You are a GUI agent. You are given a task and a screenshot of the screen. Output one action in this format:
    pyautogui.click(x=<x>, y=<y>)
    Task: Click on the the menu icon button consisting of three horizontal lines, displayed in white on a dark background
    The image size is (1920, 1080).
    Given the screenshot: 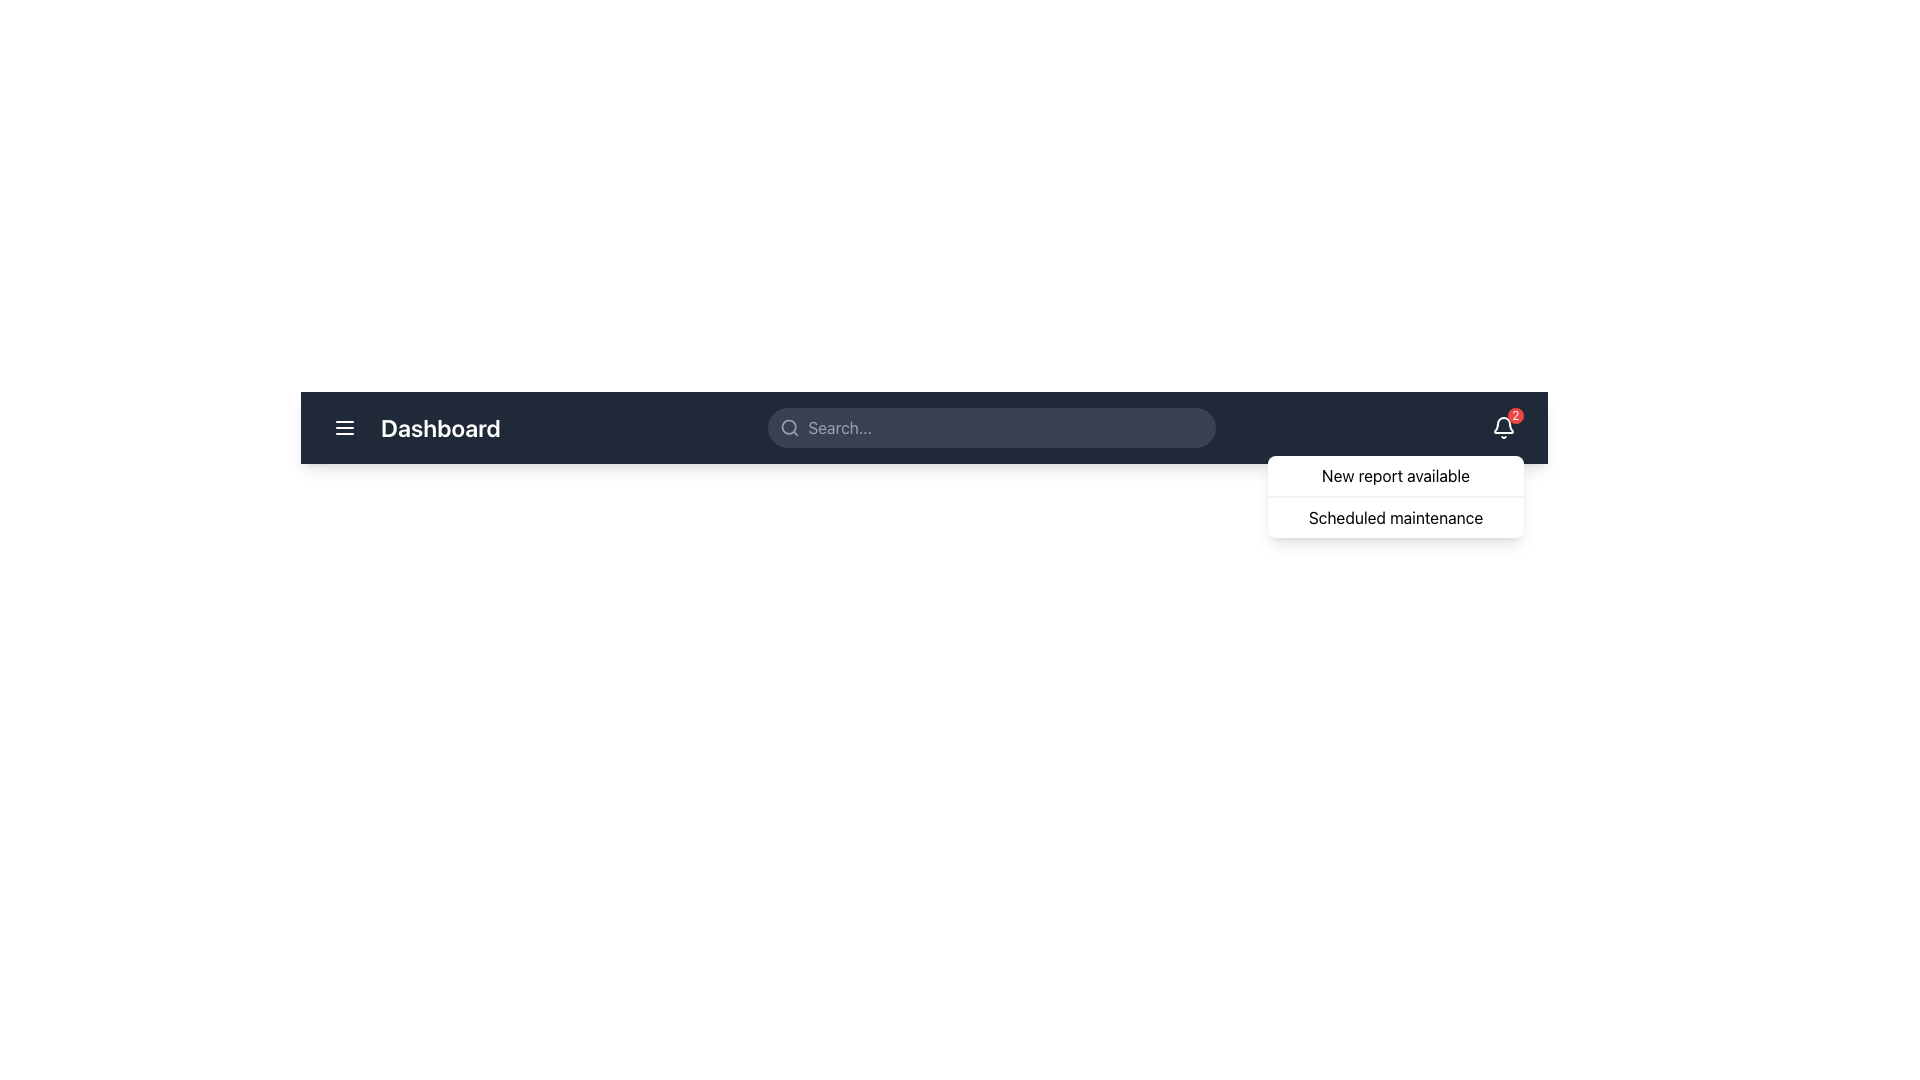 What is the action you would take?
    pyautogui.click(x=345, y=427)
    